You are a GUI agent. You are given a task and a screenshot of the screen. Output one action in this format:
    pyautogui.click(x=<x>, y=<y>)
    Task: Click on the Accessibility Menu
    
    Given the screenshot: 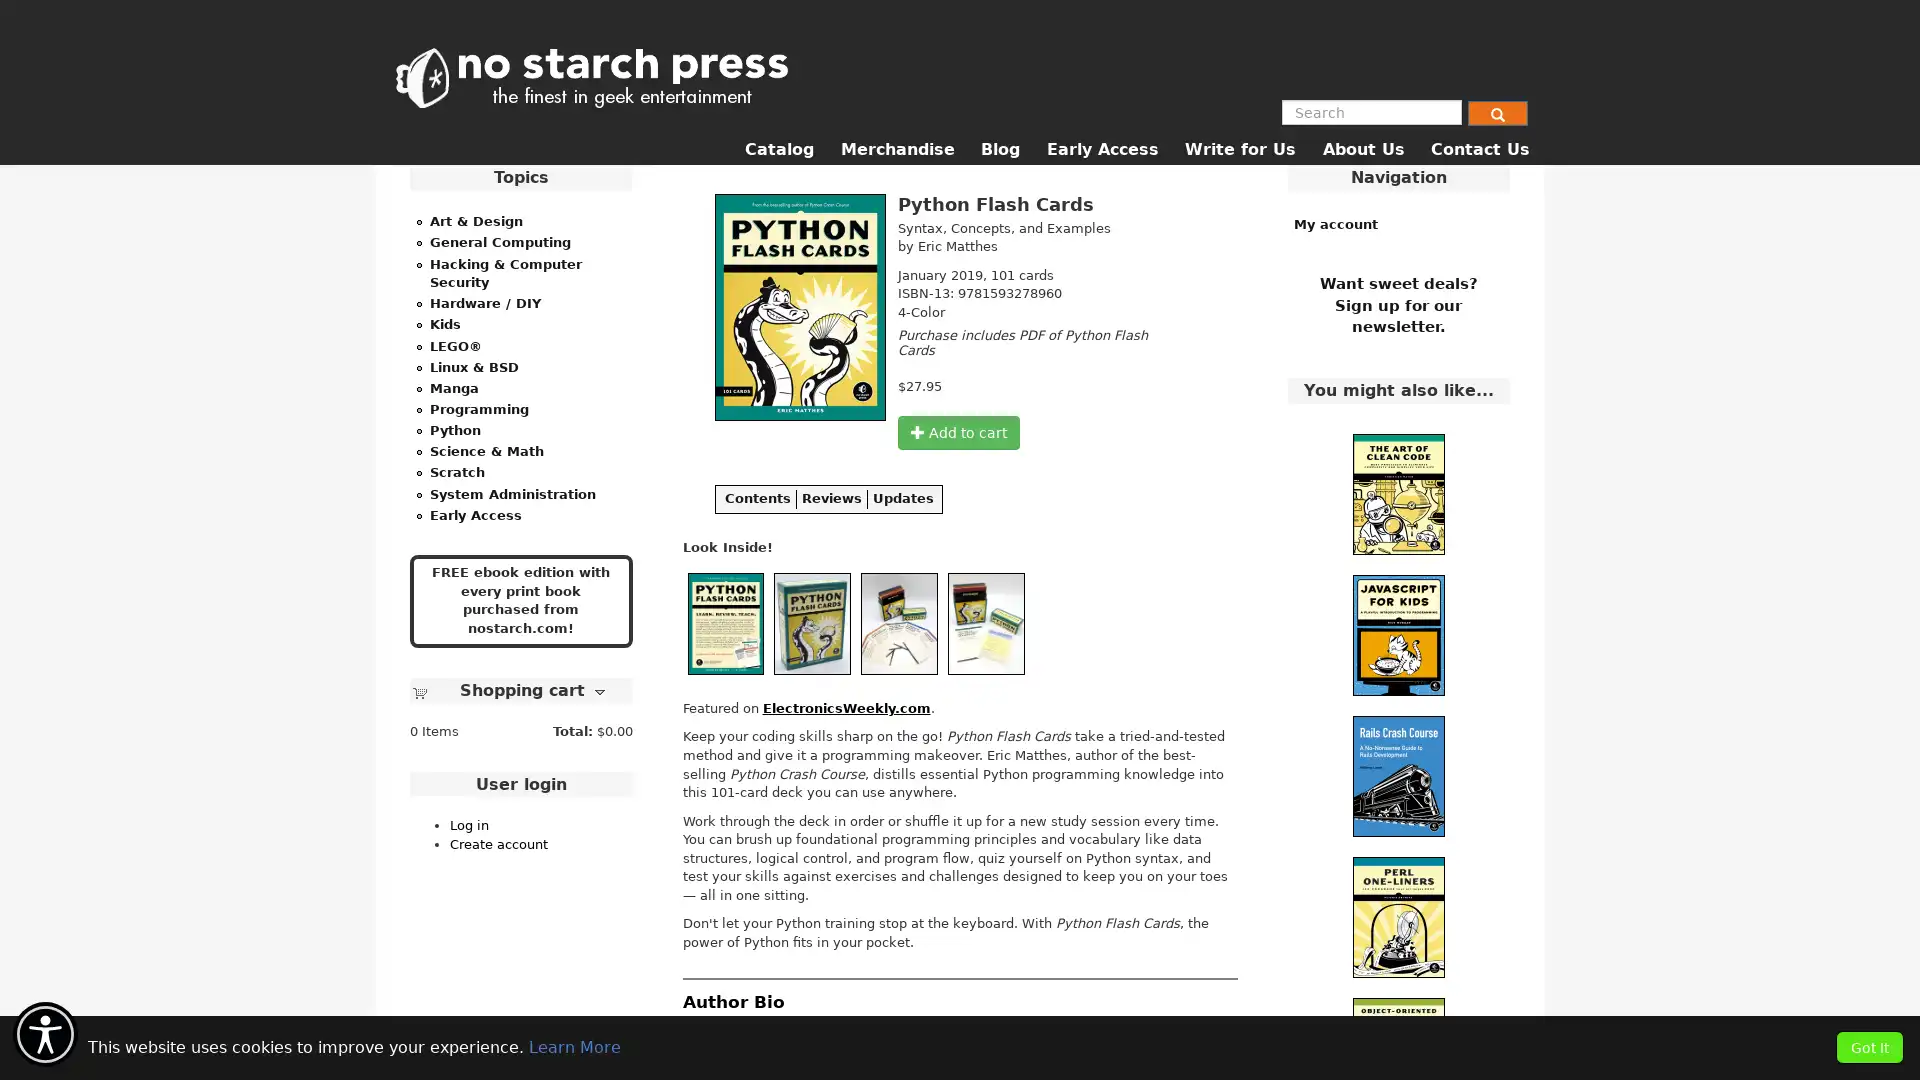 What is the action you would take?
    pyautogui.click(x=45, y=1034)
    